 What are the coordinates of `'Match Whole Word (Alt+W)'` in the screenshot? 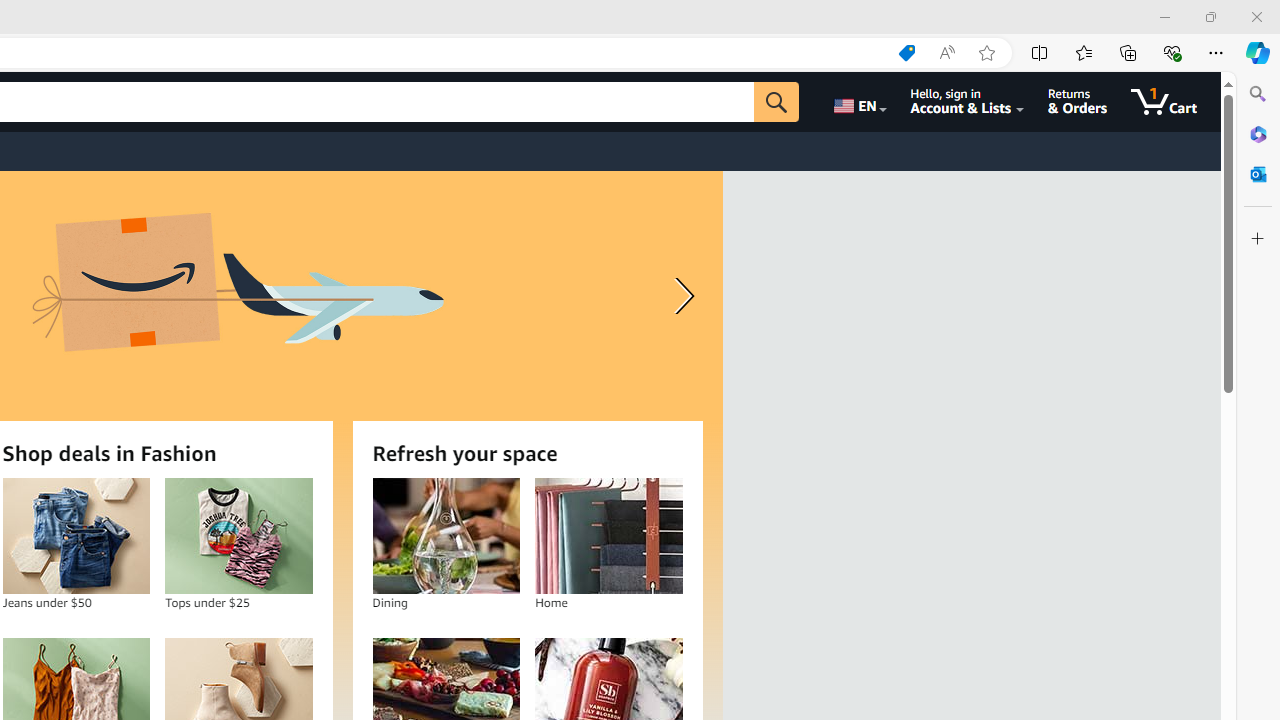 It's located at (920, 108).